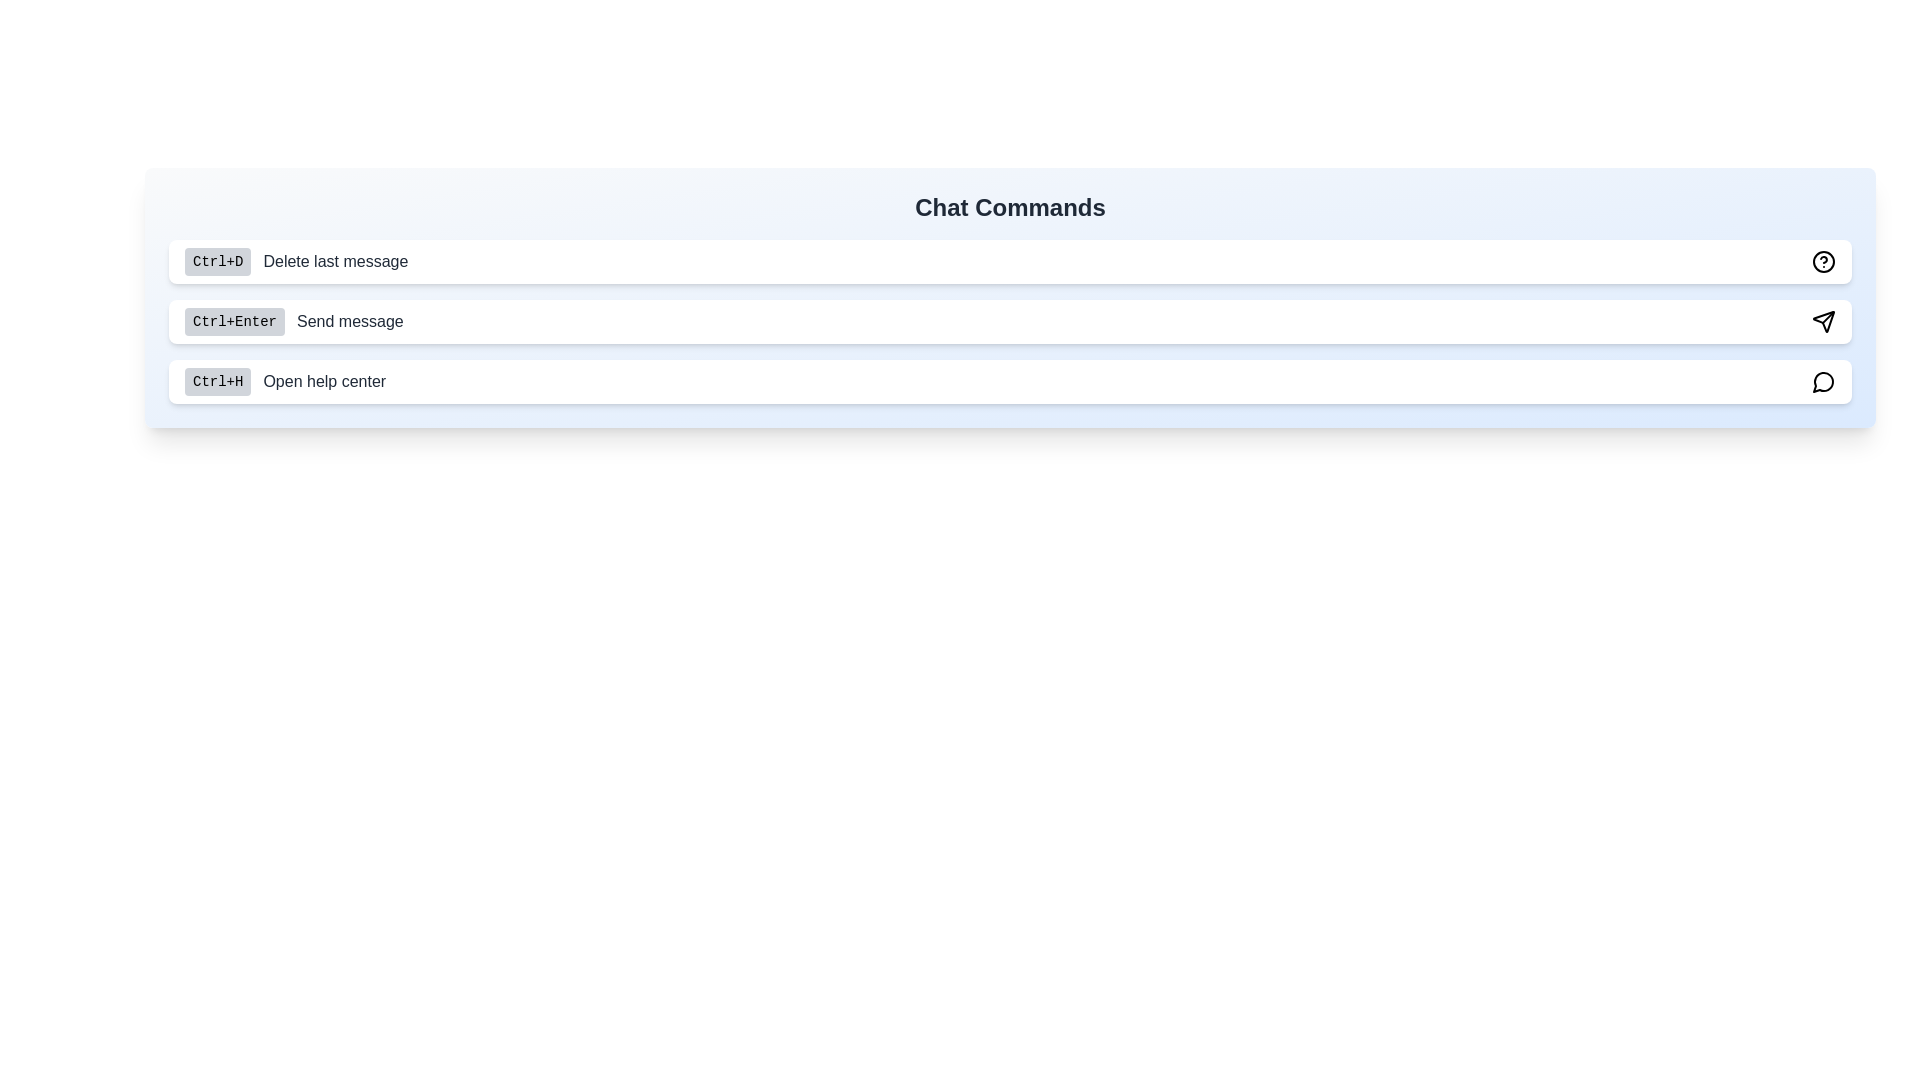 The width and height of the screenshot is (1920, 1080). Describe the element at coordinates (1824, 261) in the screenshot. I see `the circular SVG graphic element located at the far-right end of the topmost input field, which serves as an indicator or button` at that location.